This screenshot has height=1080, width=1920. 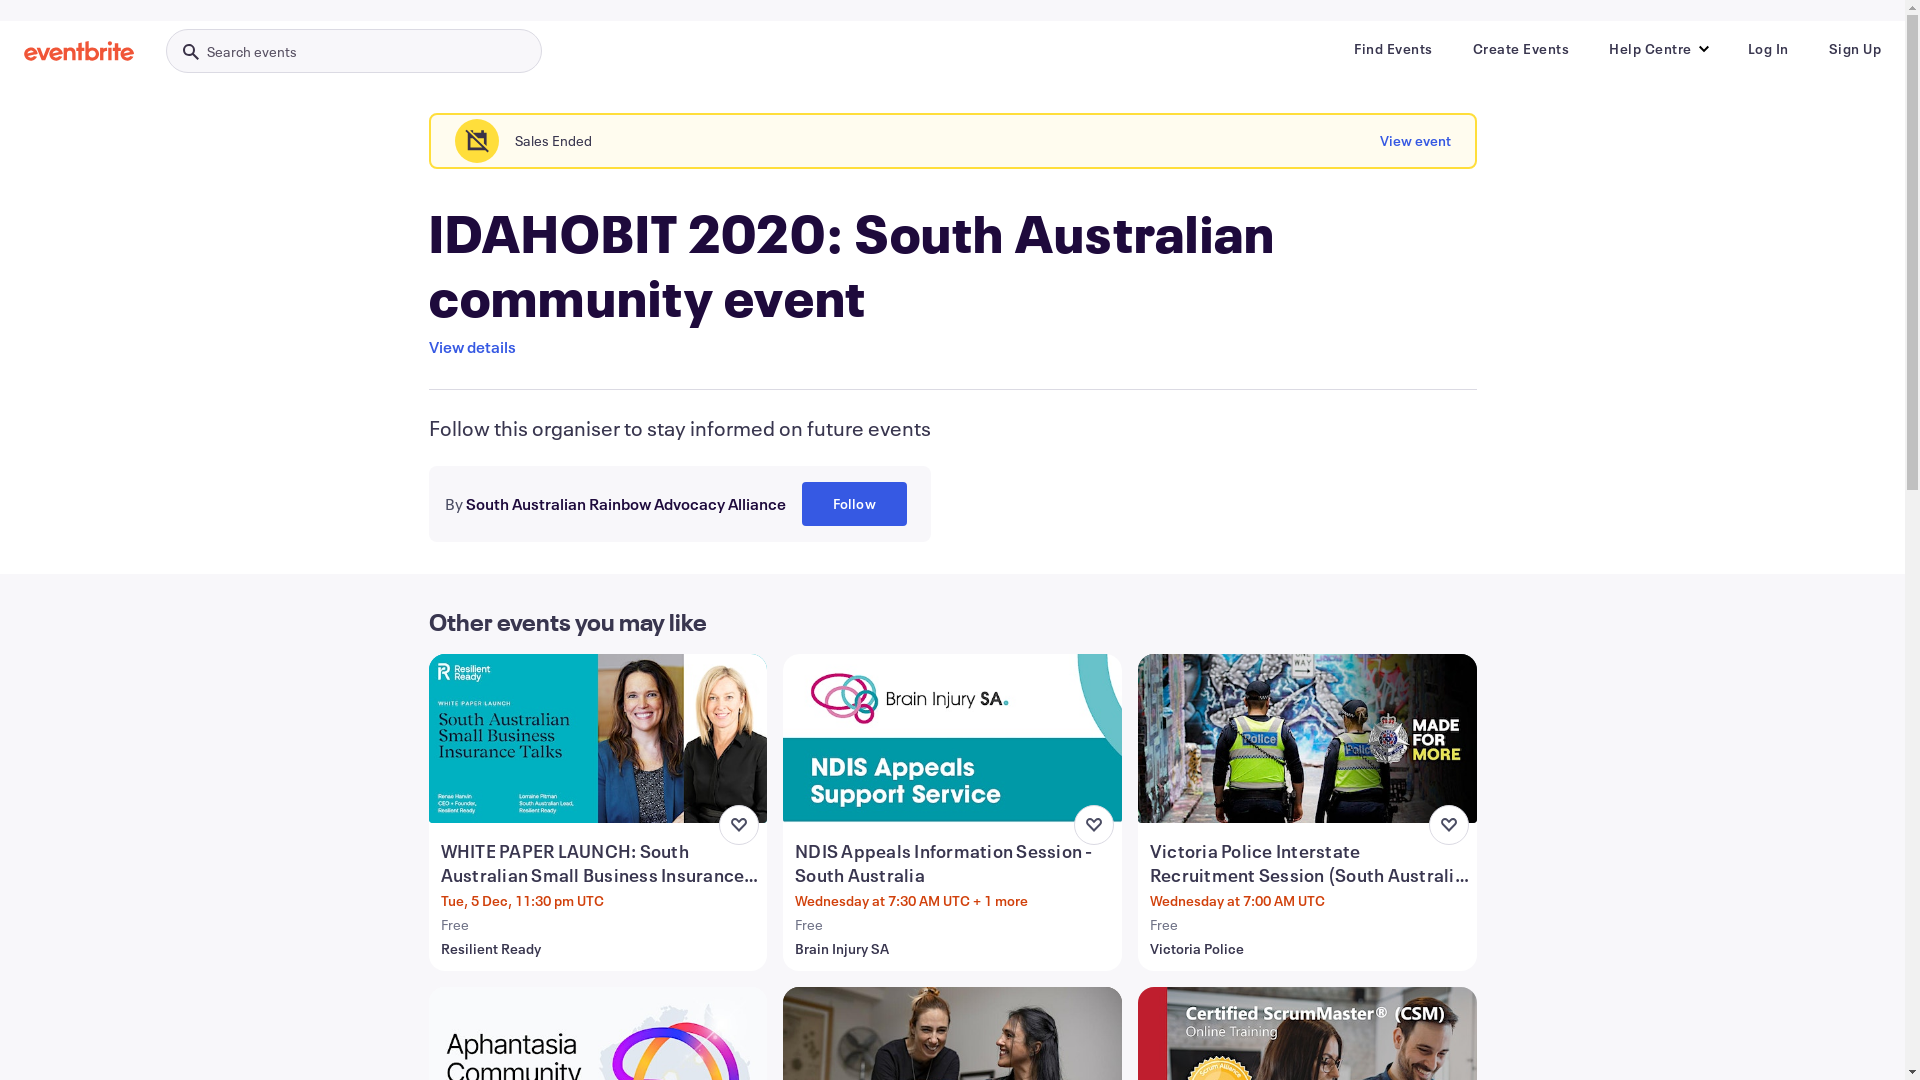 I want to click on 'Find Events', so click(x=1338, y=48).